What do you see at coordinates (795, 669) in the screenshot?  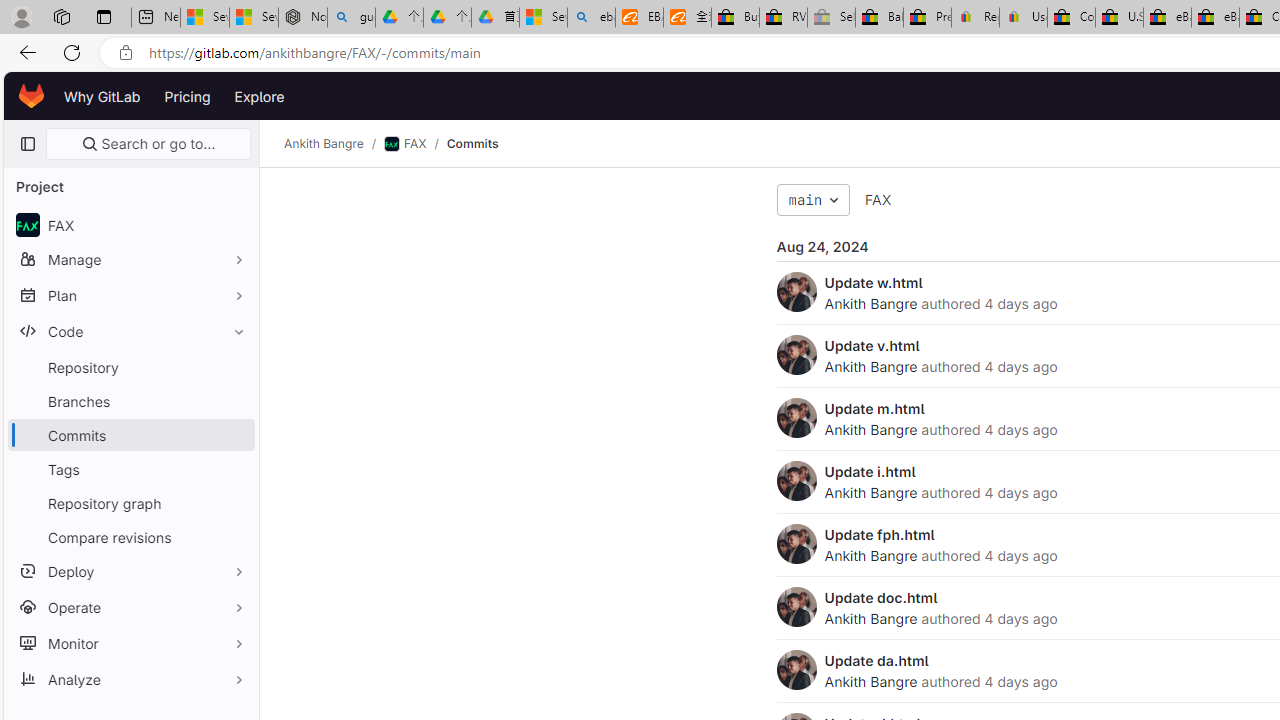 I see `'Ankith Bangre'` at bounding box center [795, 669].